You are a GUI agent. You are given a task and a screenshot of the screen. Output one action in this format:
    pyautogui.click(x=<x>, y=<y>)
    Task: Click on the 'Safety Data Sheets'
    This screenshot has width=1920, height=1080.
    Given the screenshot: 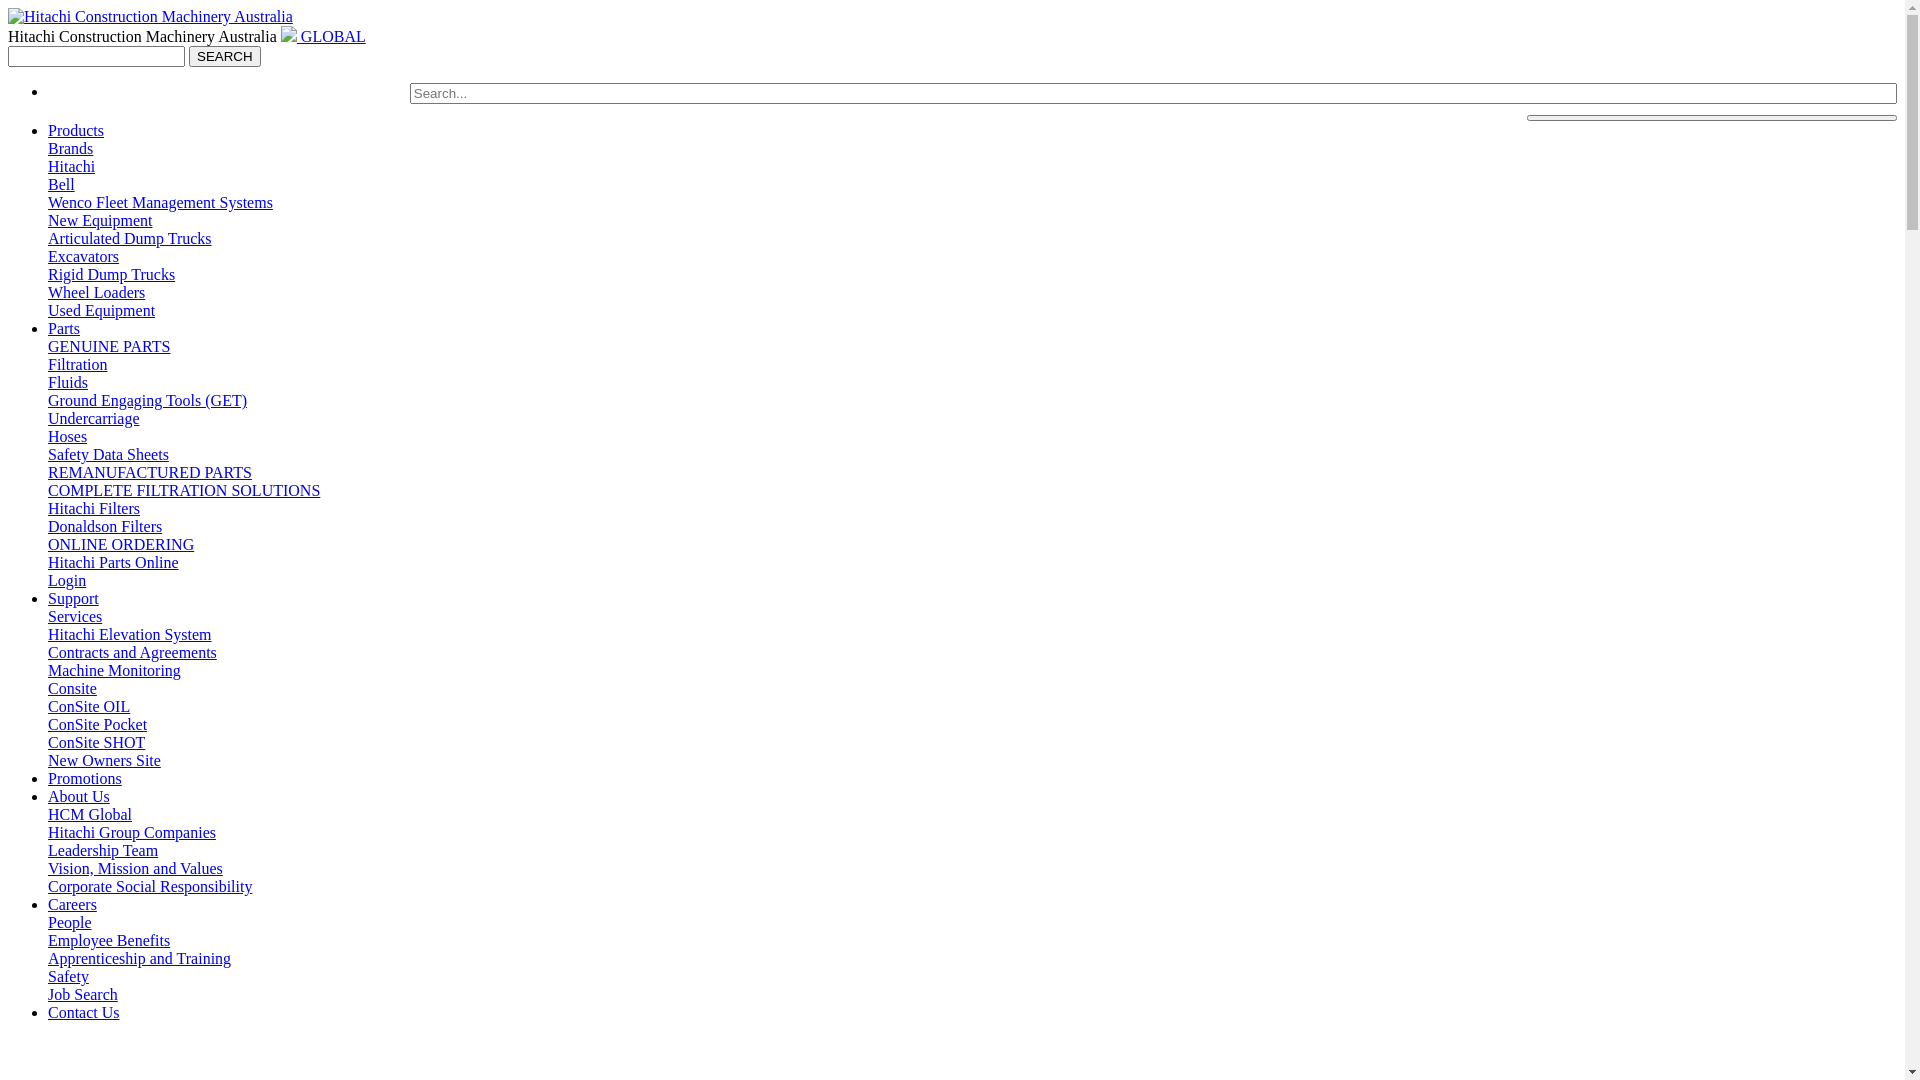 What is the action you would take?
    pyautogui.click(x=107, y=454)
    